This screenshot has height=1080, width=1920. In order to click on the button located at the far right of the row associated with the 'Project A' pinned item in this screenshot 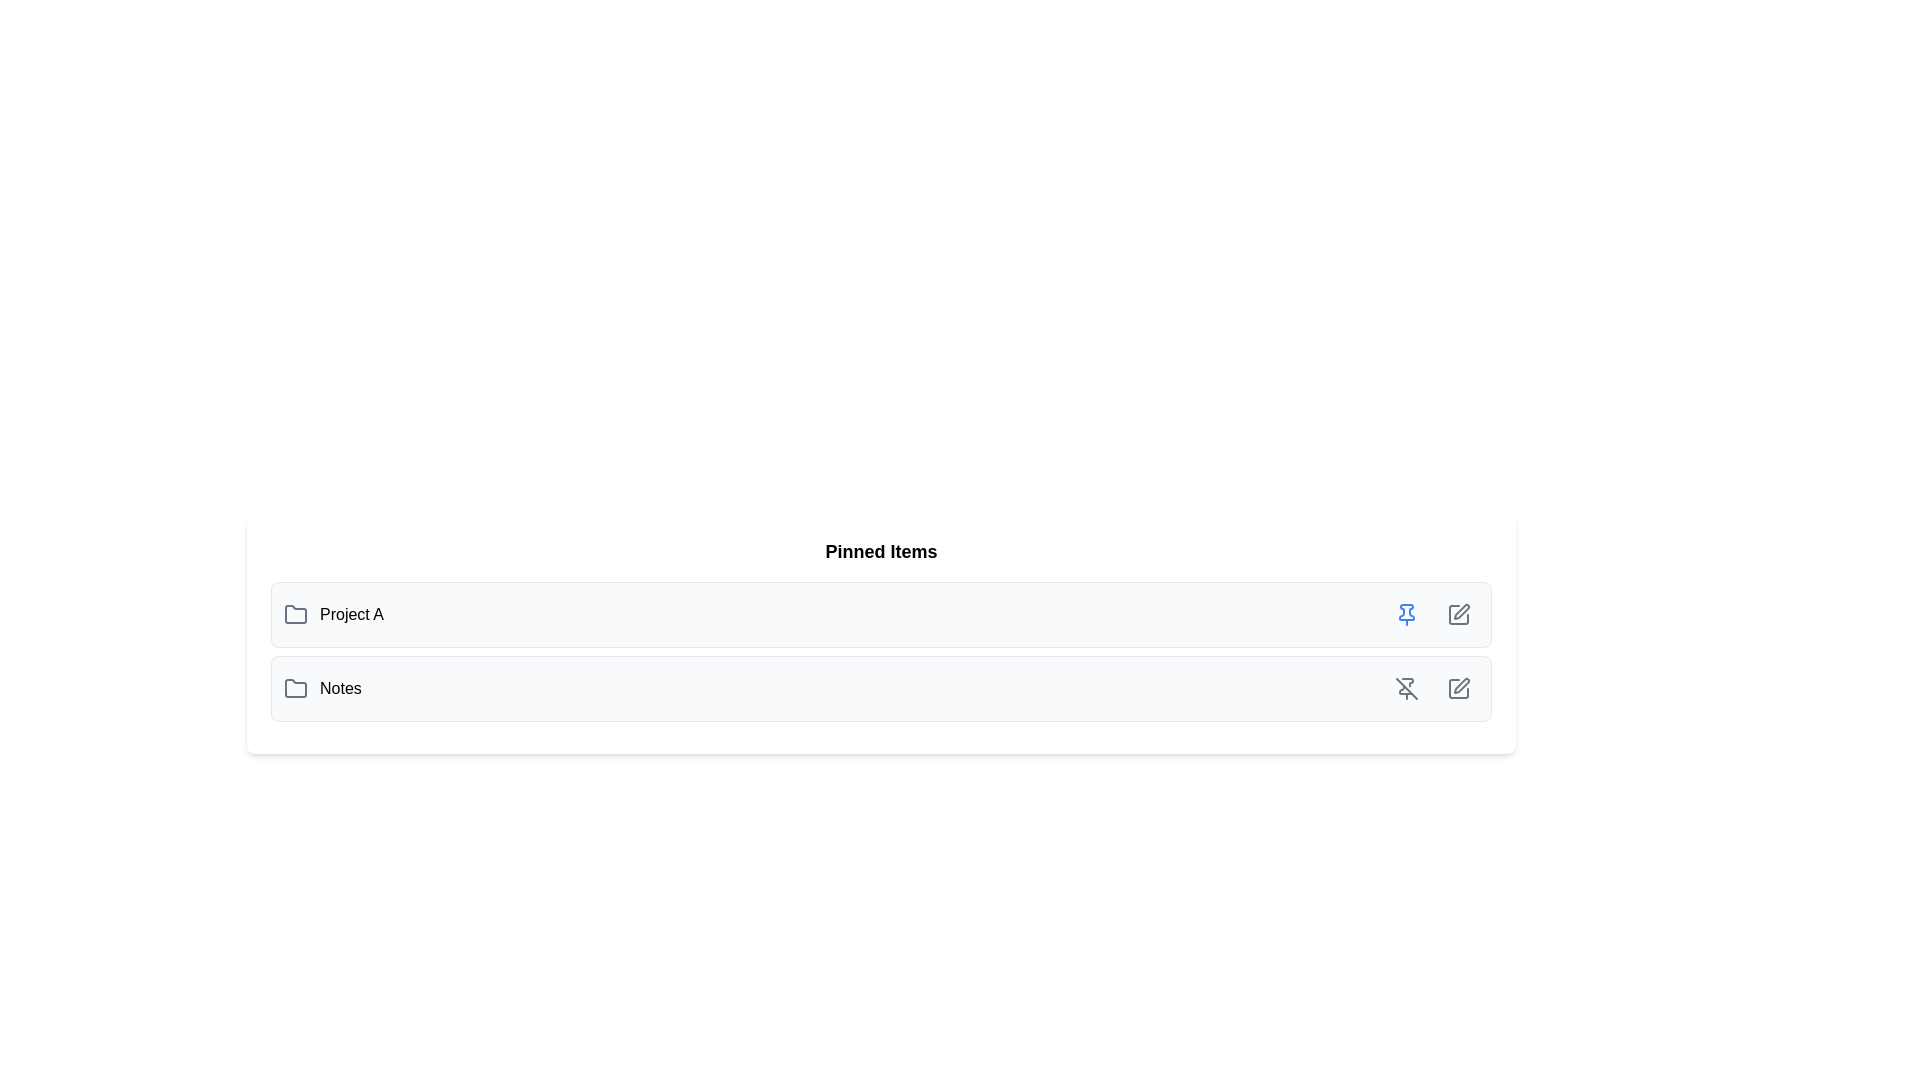, I will do `click(1459, 613)`.